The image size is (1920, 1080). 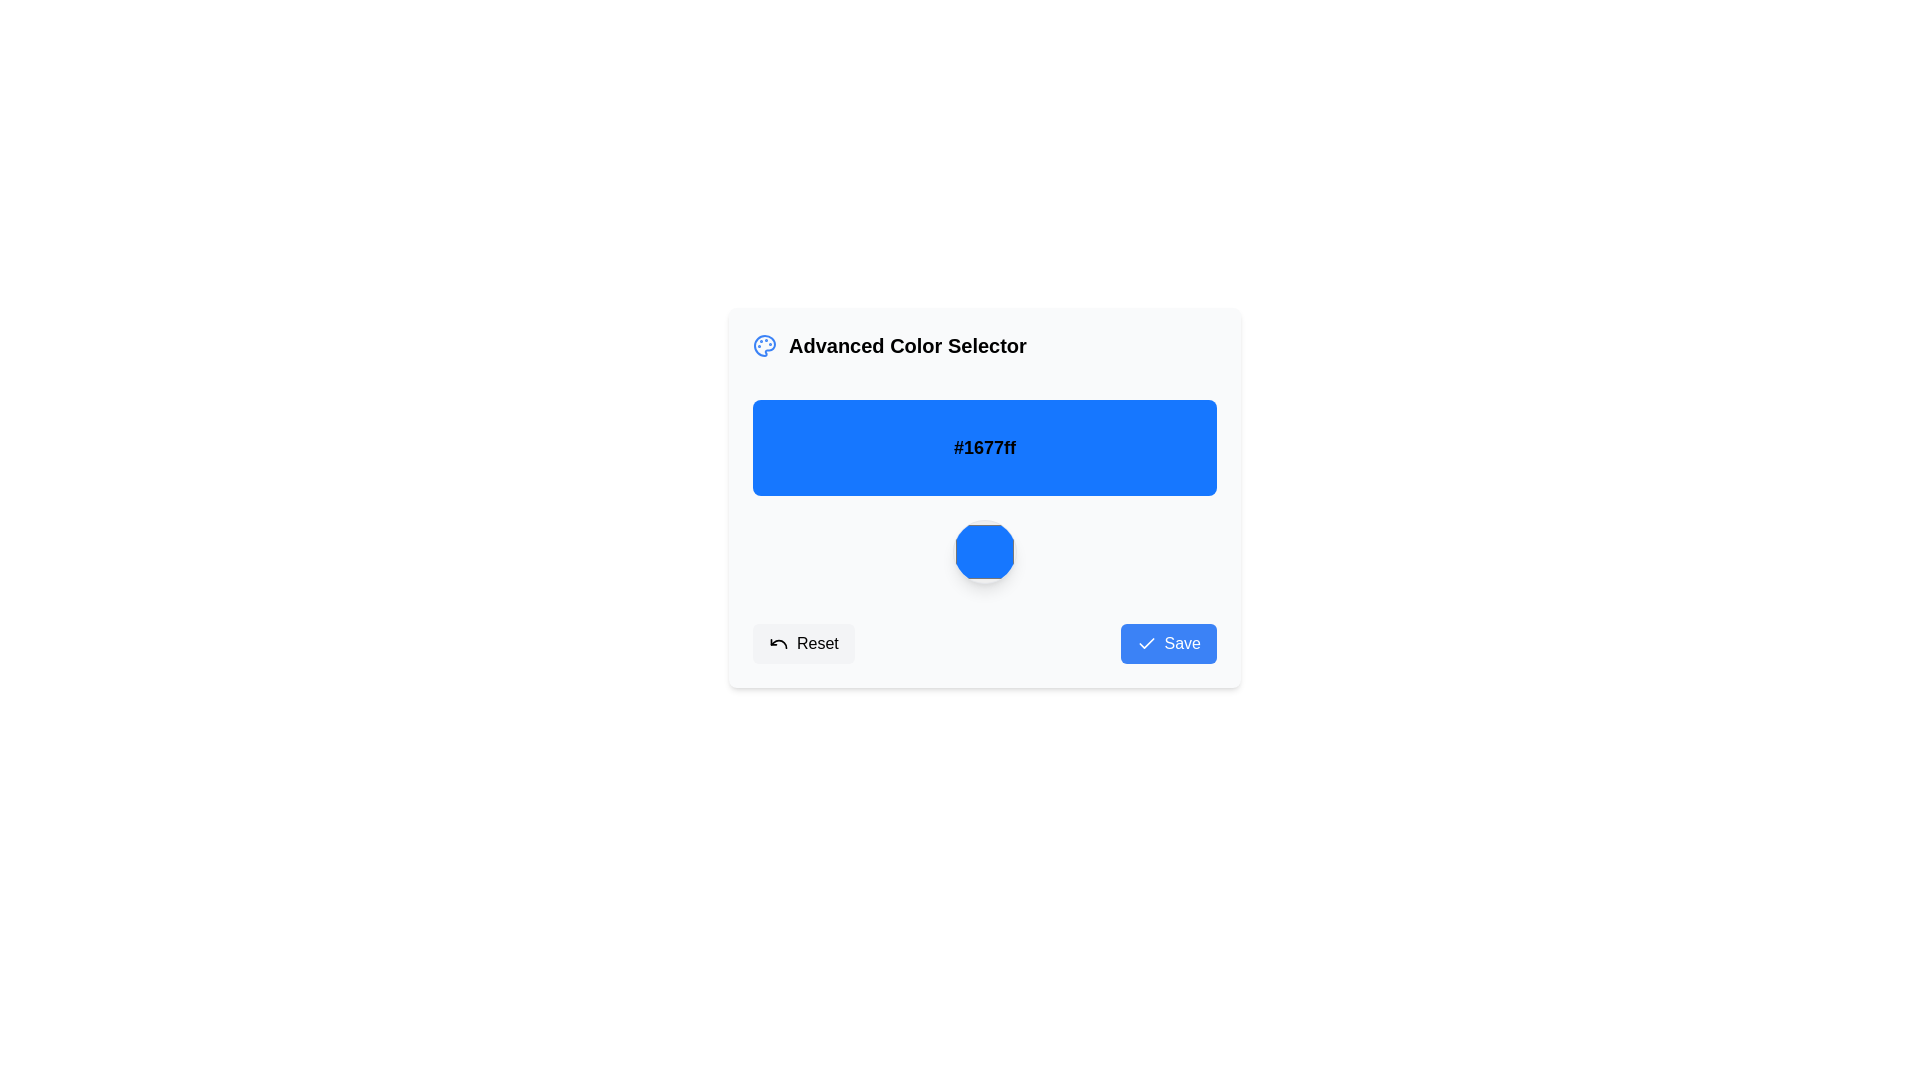 What do you see at coordinates (763, 345) in the screenshot?
I see `the decorative icon representing the color or palette selector feature located to the left of the 'Advanced Color Selector' text label in the header section` at bounding box center [763, 345].